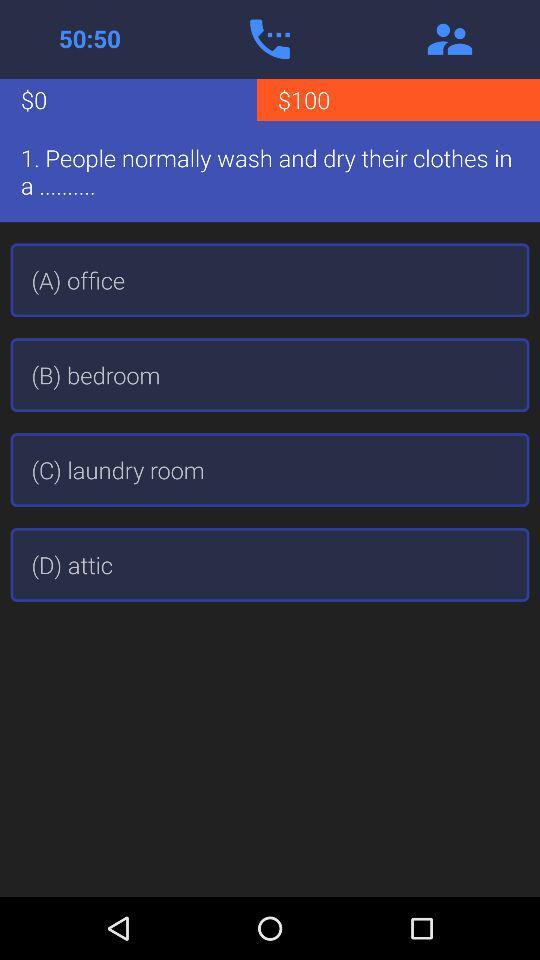 The width and height of the screenshot is (540, 960). What do you see at coordinates (270, 374) in the screenshot?
I see `the app above the (c) laundry room icon` at bounding box center [270, 374].